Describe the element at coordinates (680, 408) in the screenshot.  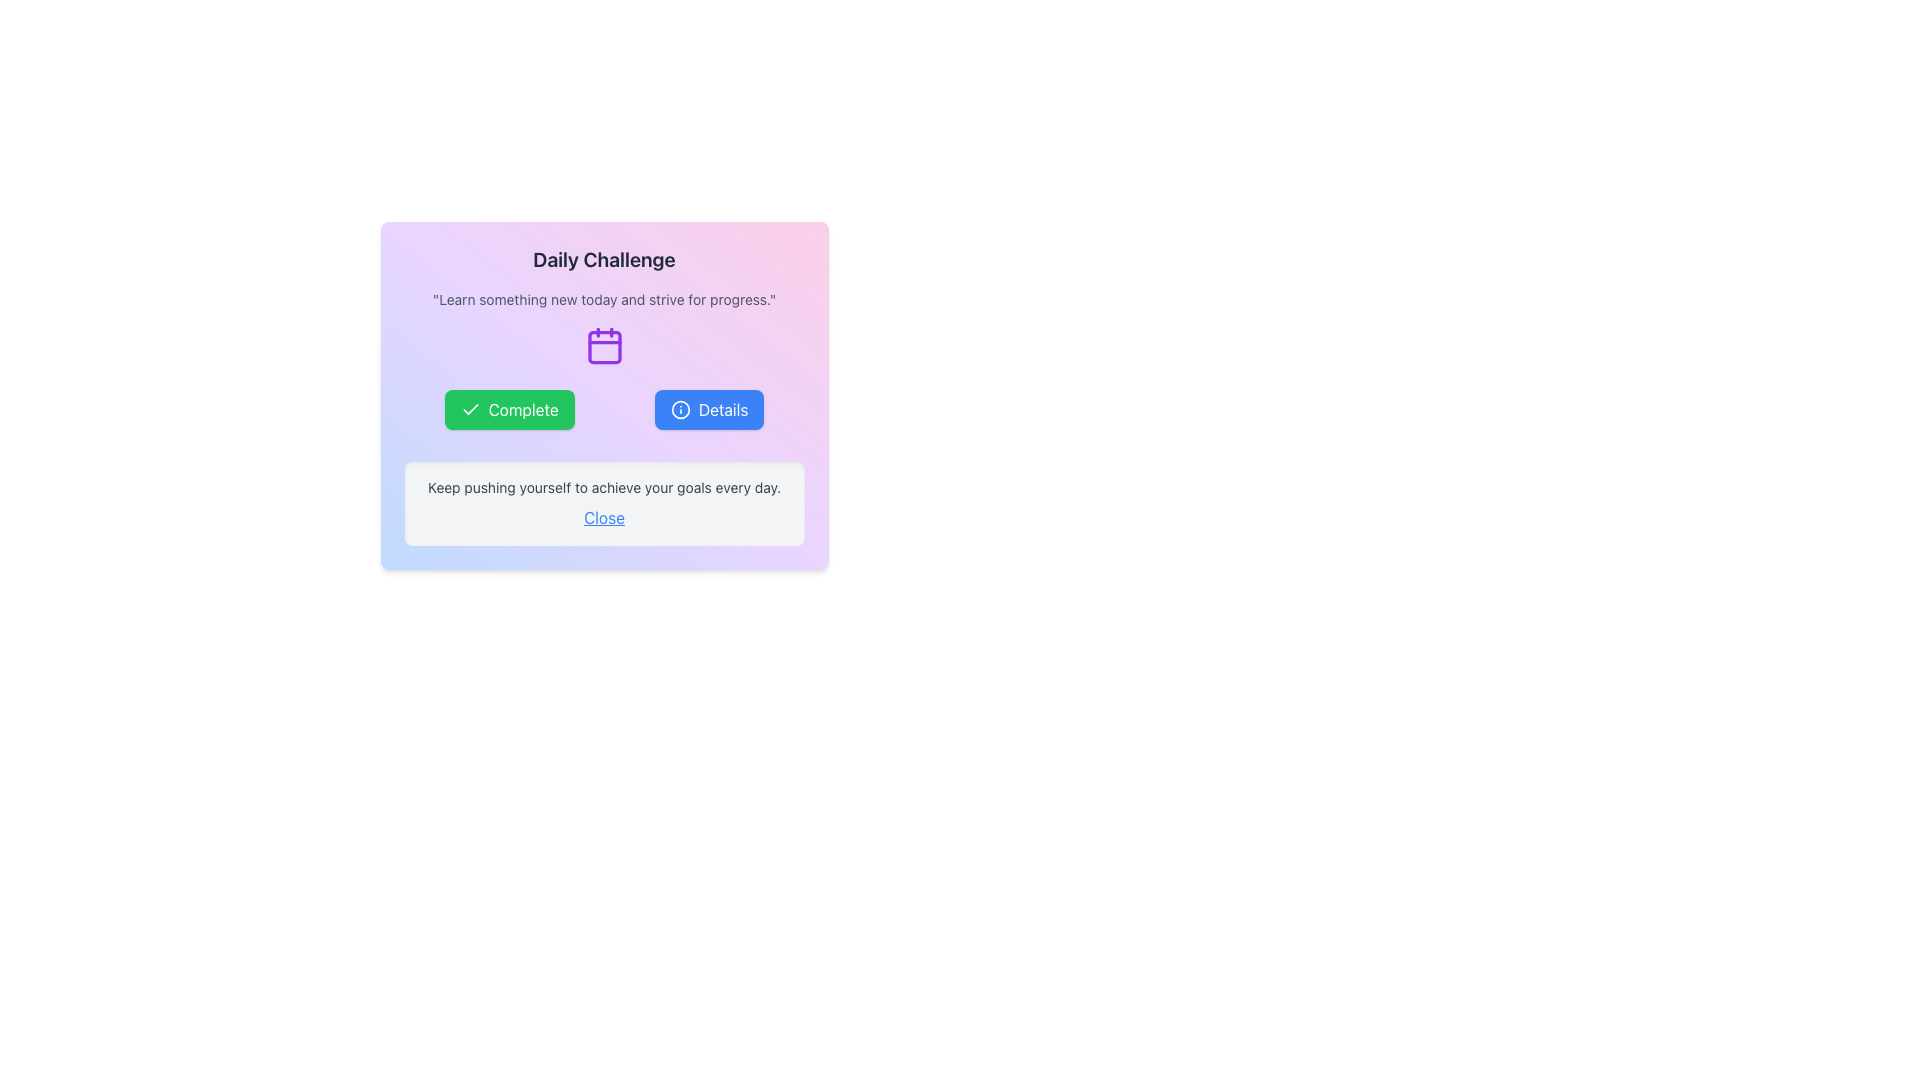
I see `the circular Icon component located within the SVG icon of the 'Details' button, which is positioned in the upper right section of the UI` at that location.